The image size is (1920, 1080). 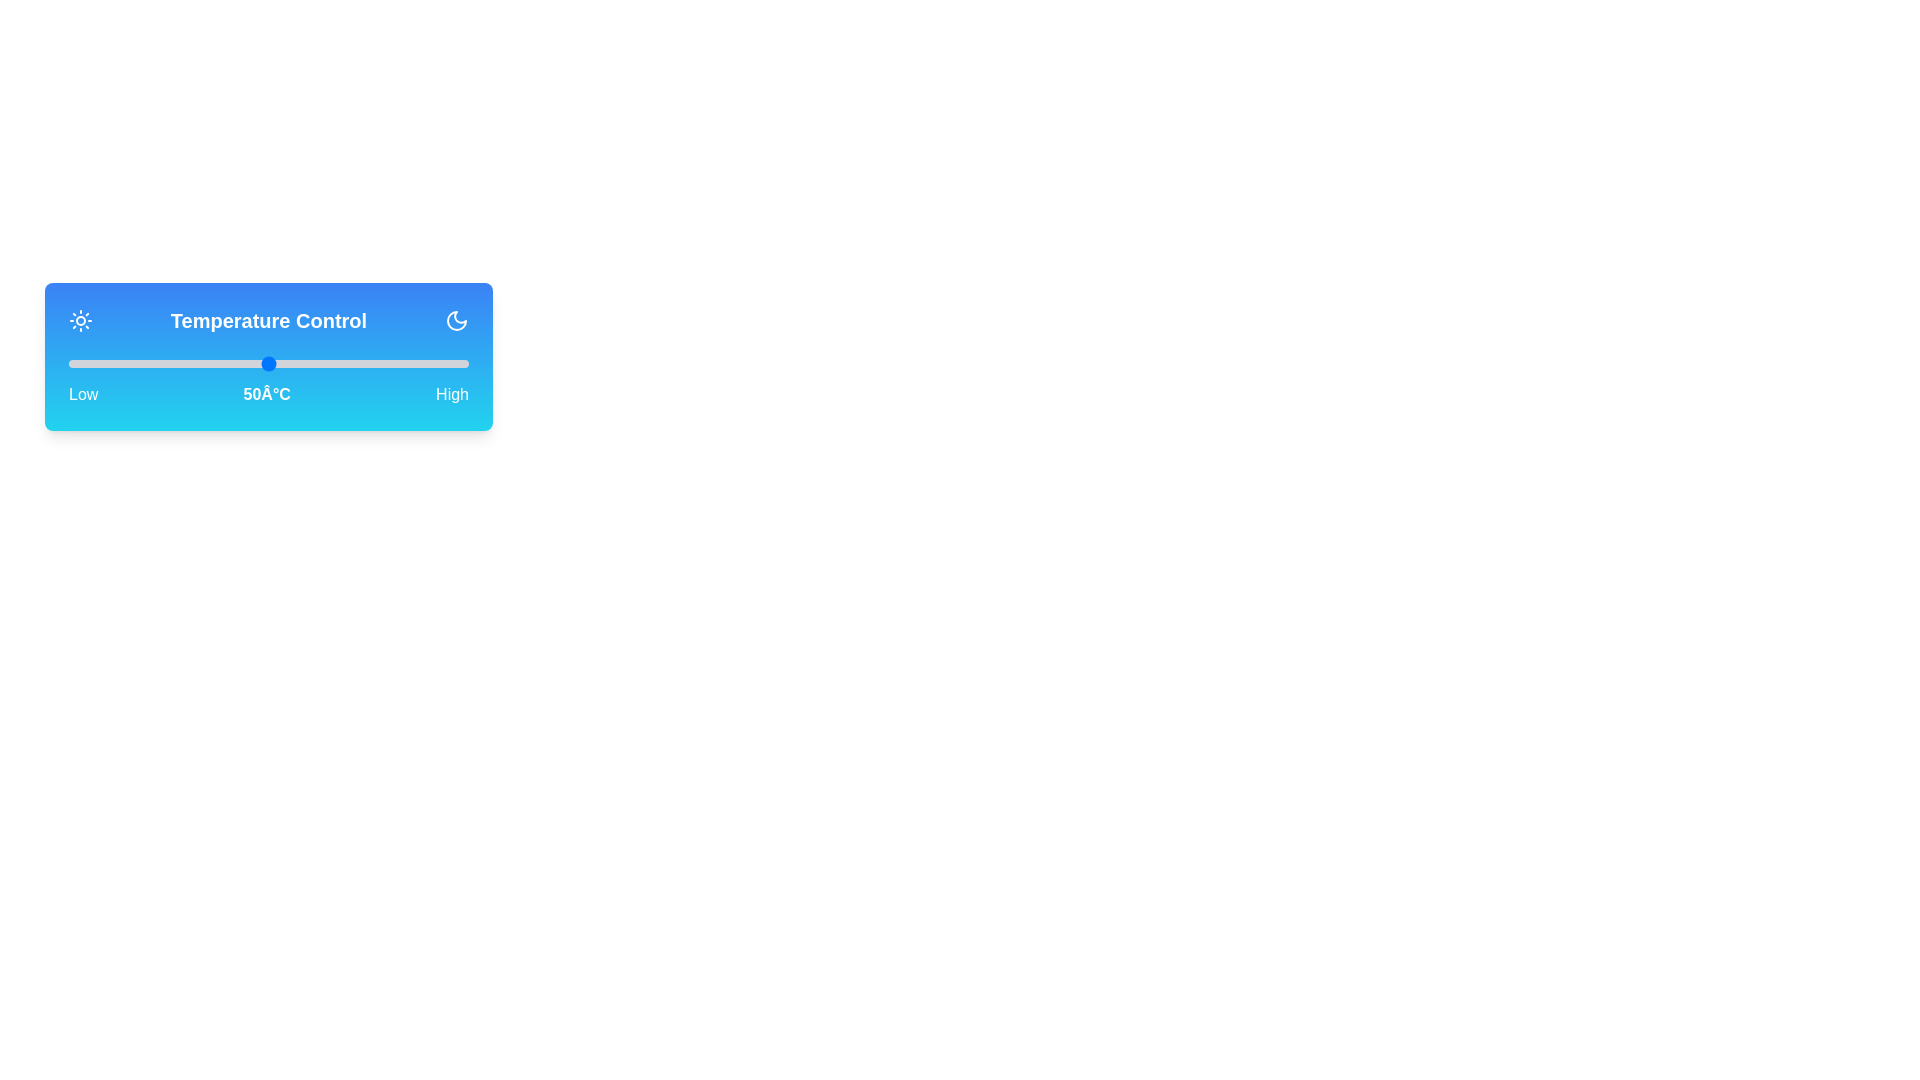 What do you see at coordinates (416, 363) in the screenshot?
I see `the temperature to 87°C by moving the slider` at bounding box center [416, 363].